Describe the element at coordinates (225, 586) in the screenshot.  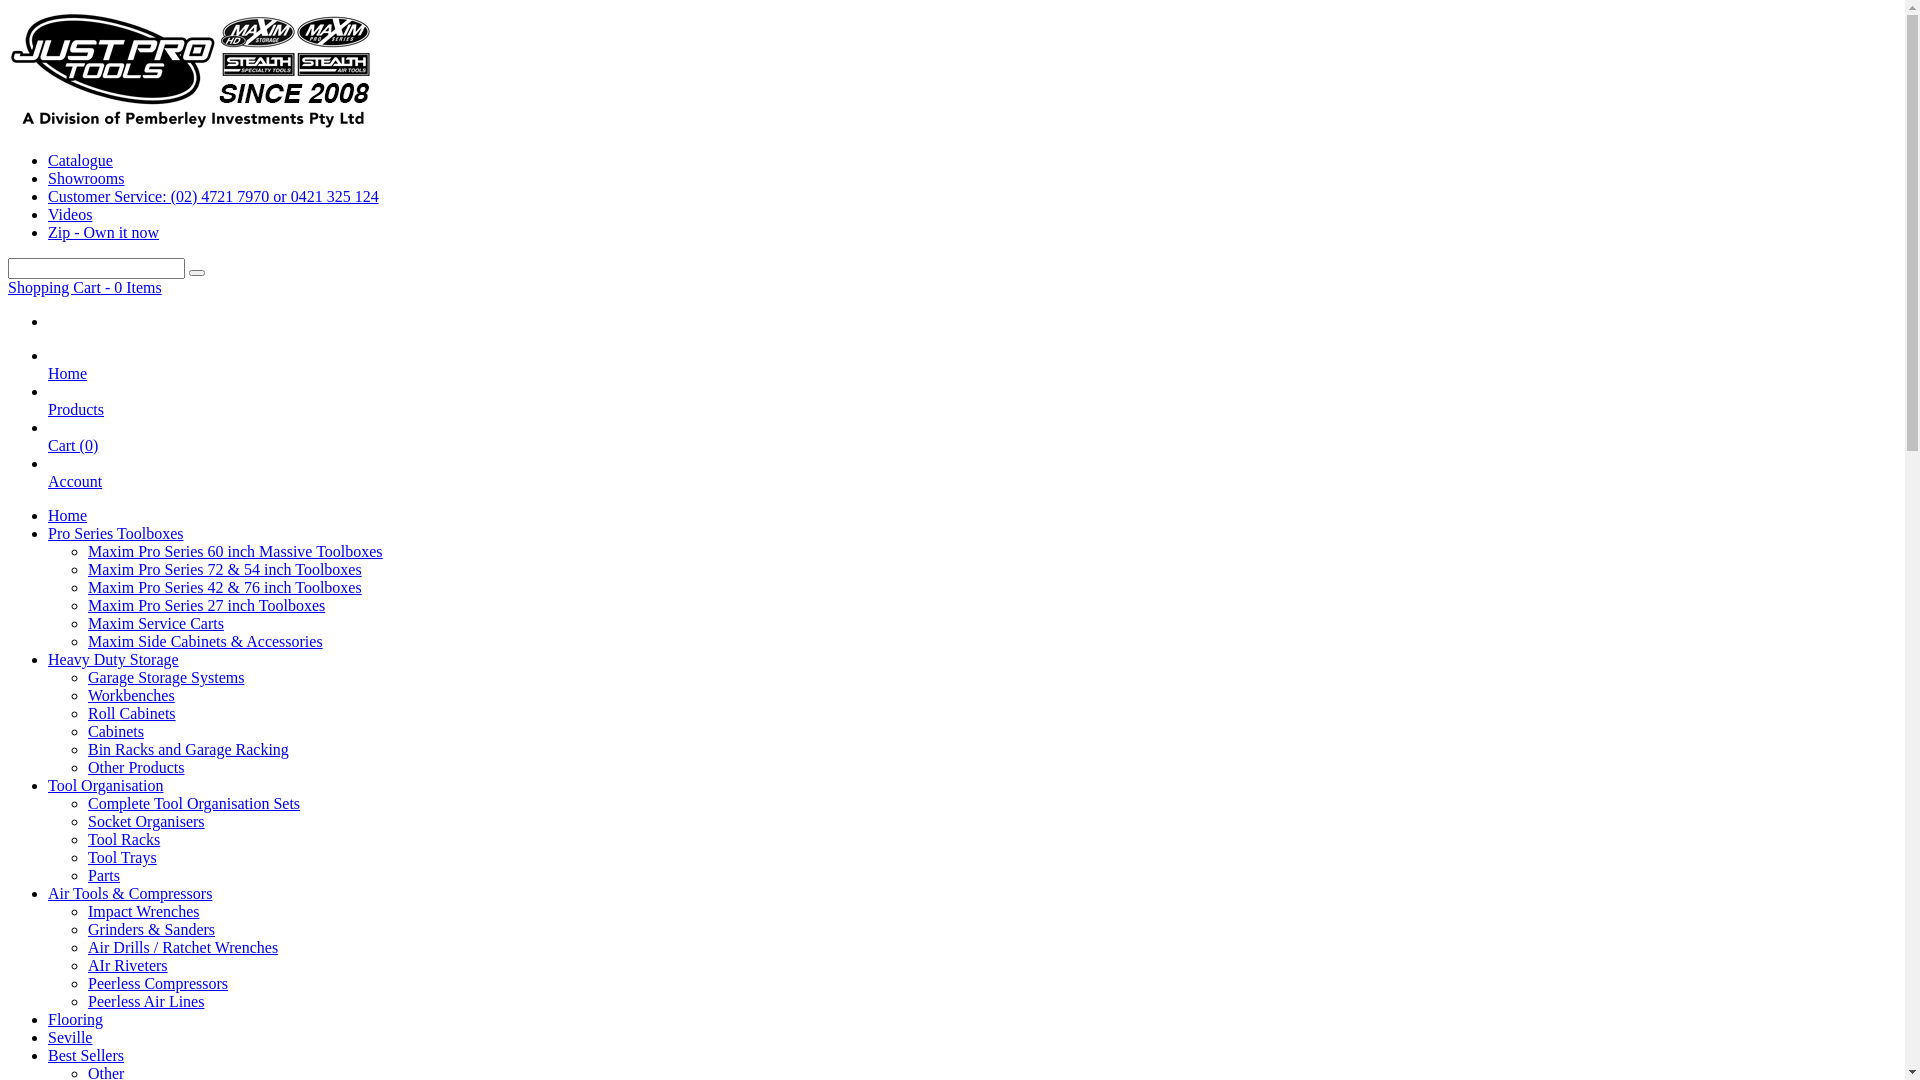
I see `'Maxim Pro Series 42 & 76 inch Toolboxes'` at that location.